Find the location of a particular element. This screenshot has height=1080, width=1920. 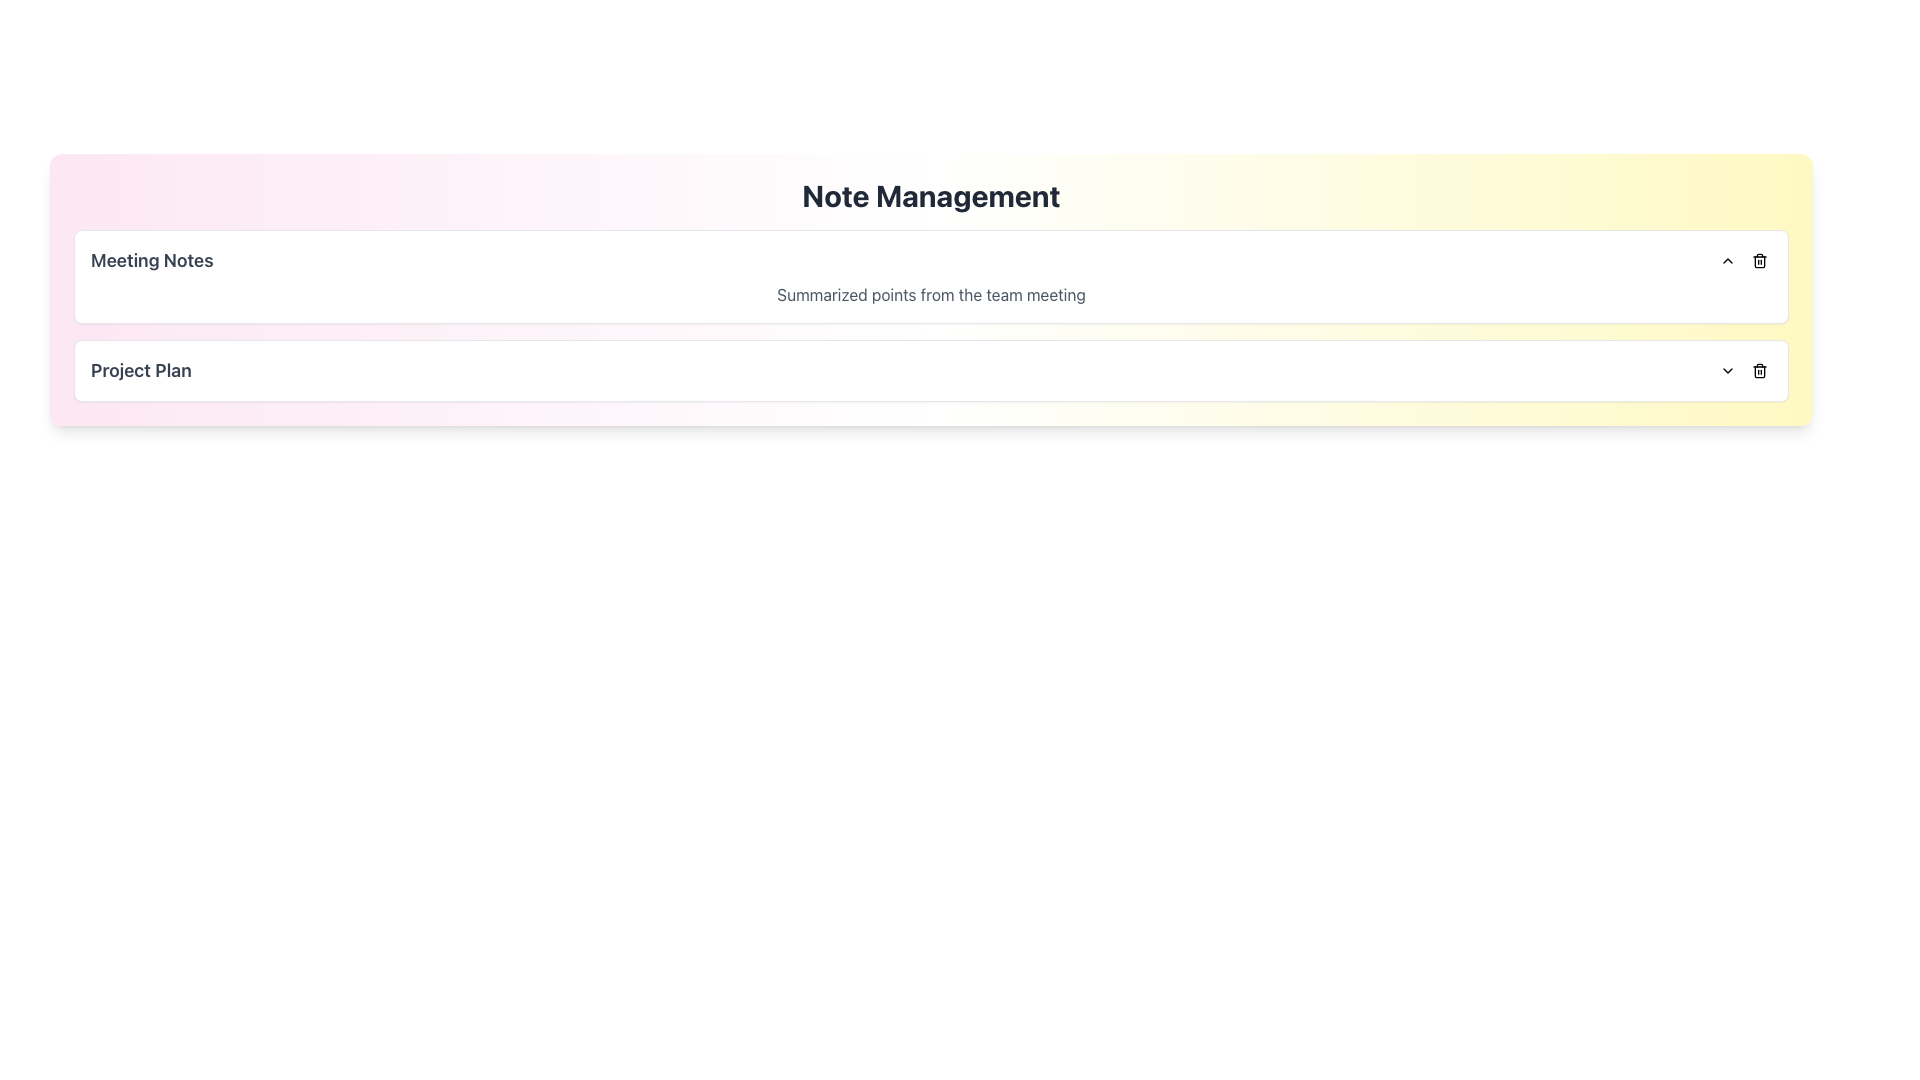

the delete icon located at the far right of the 'Meeting Notes' section is located at coordinates (1760, 260).